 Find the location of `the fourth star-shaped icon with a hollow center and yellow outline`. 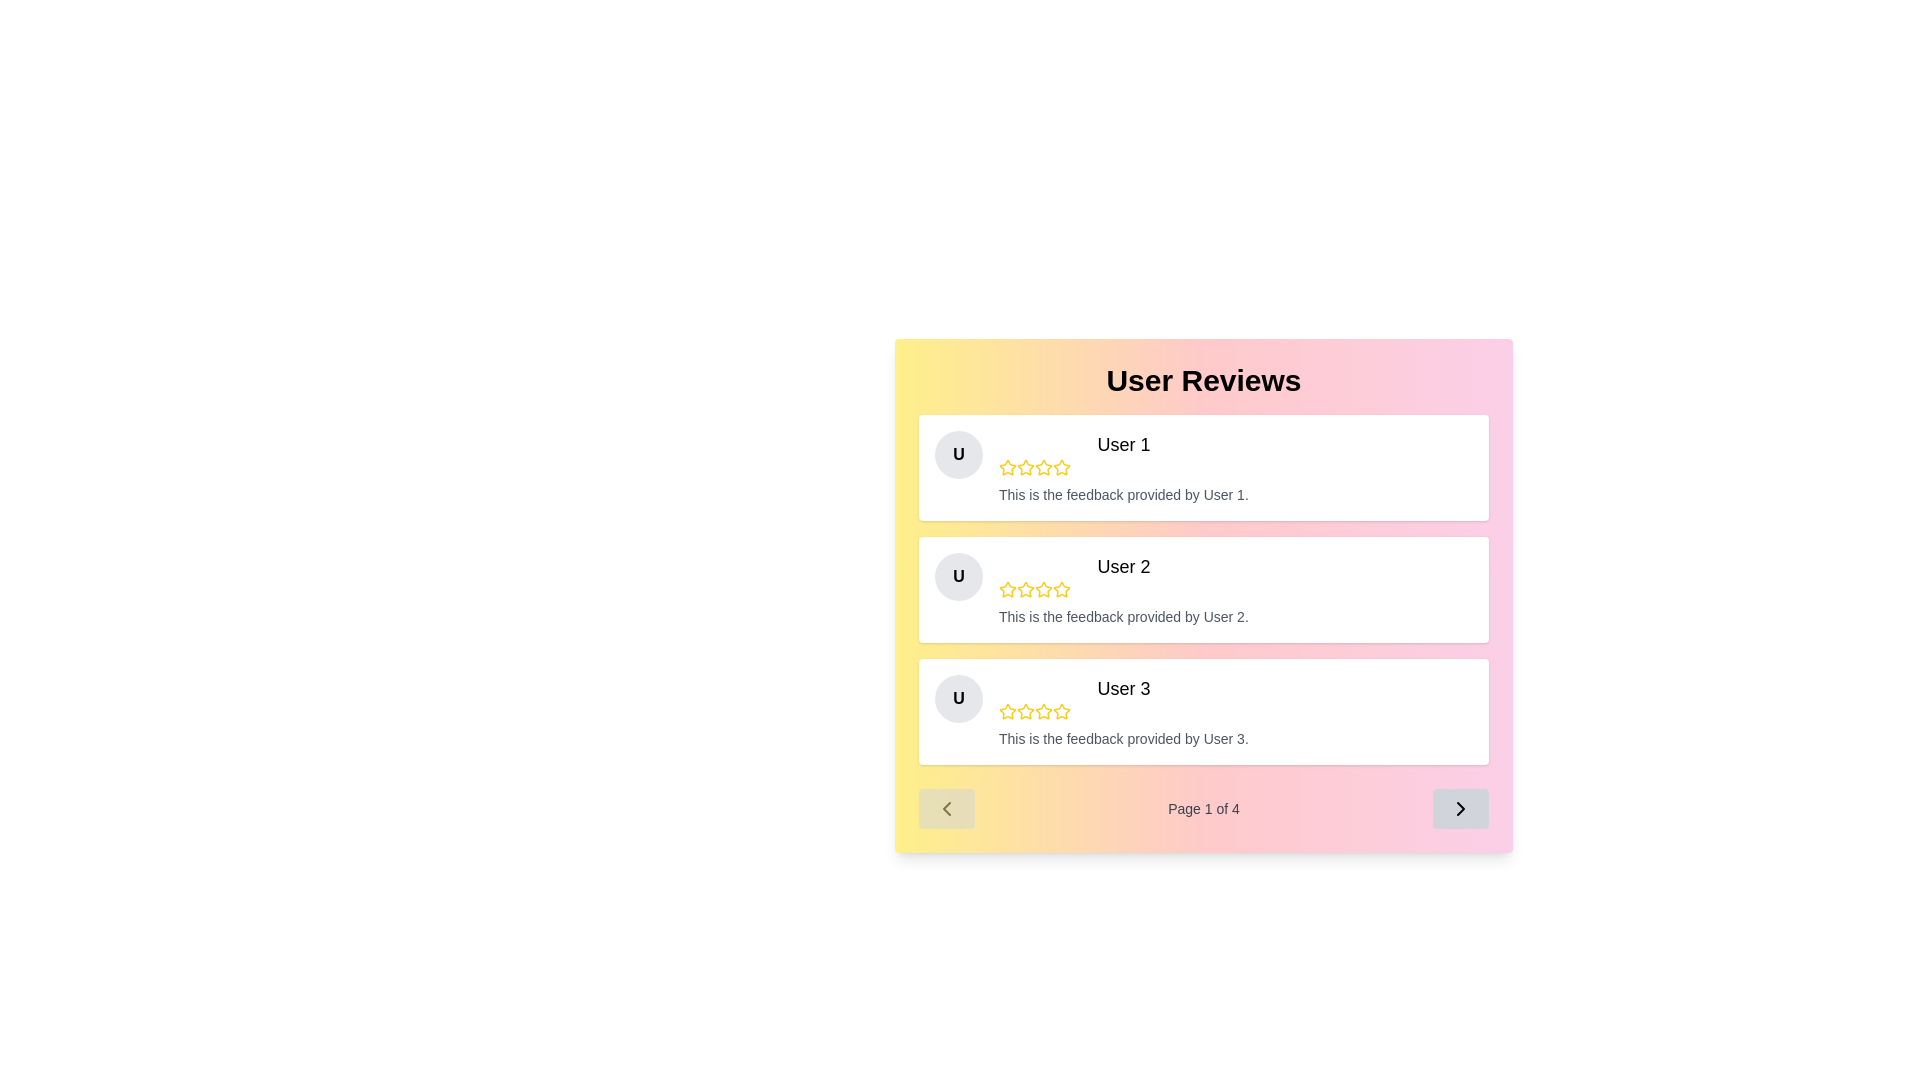

the fourth star-shaped icon with a hollow center and yellow outline is located at coordinates (1042, 467).